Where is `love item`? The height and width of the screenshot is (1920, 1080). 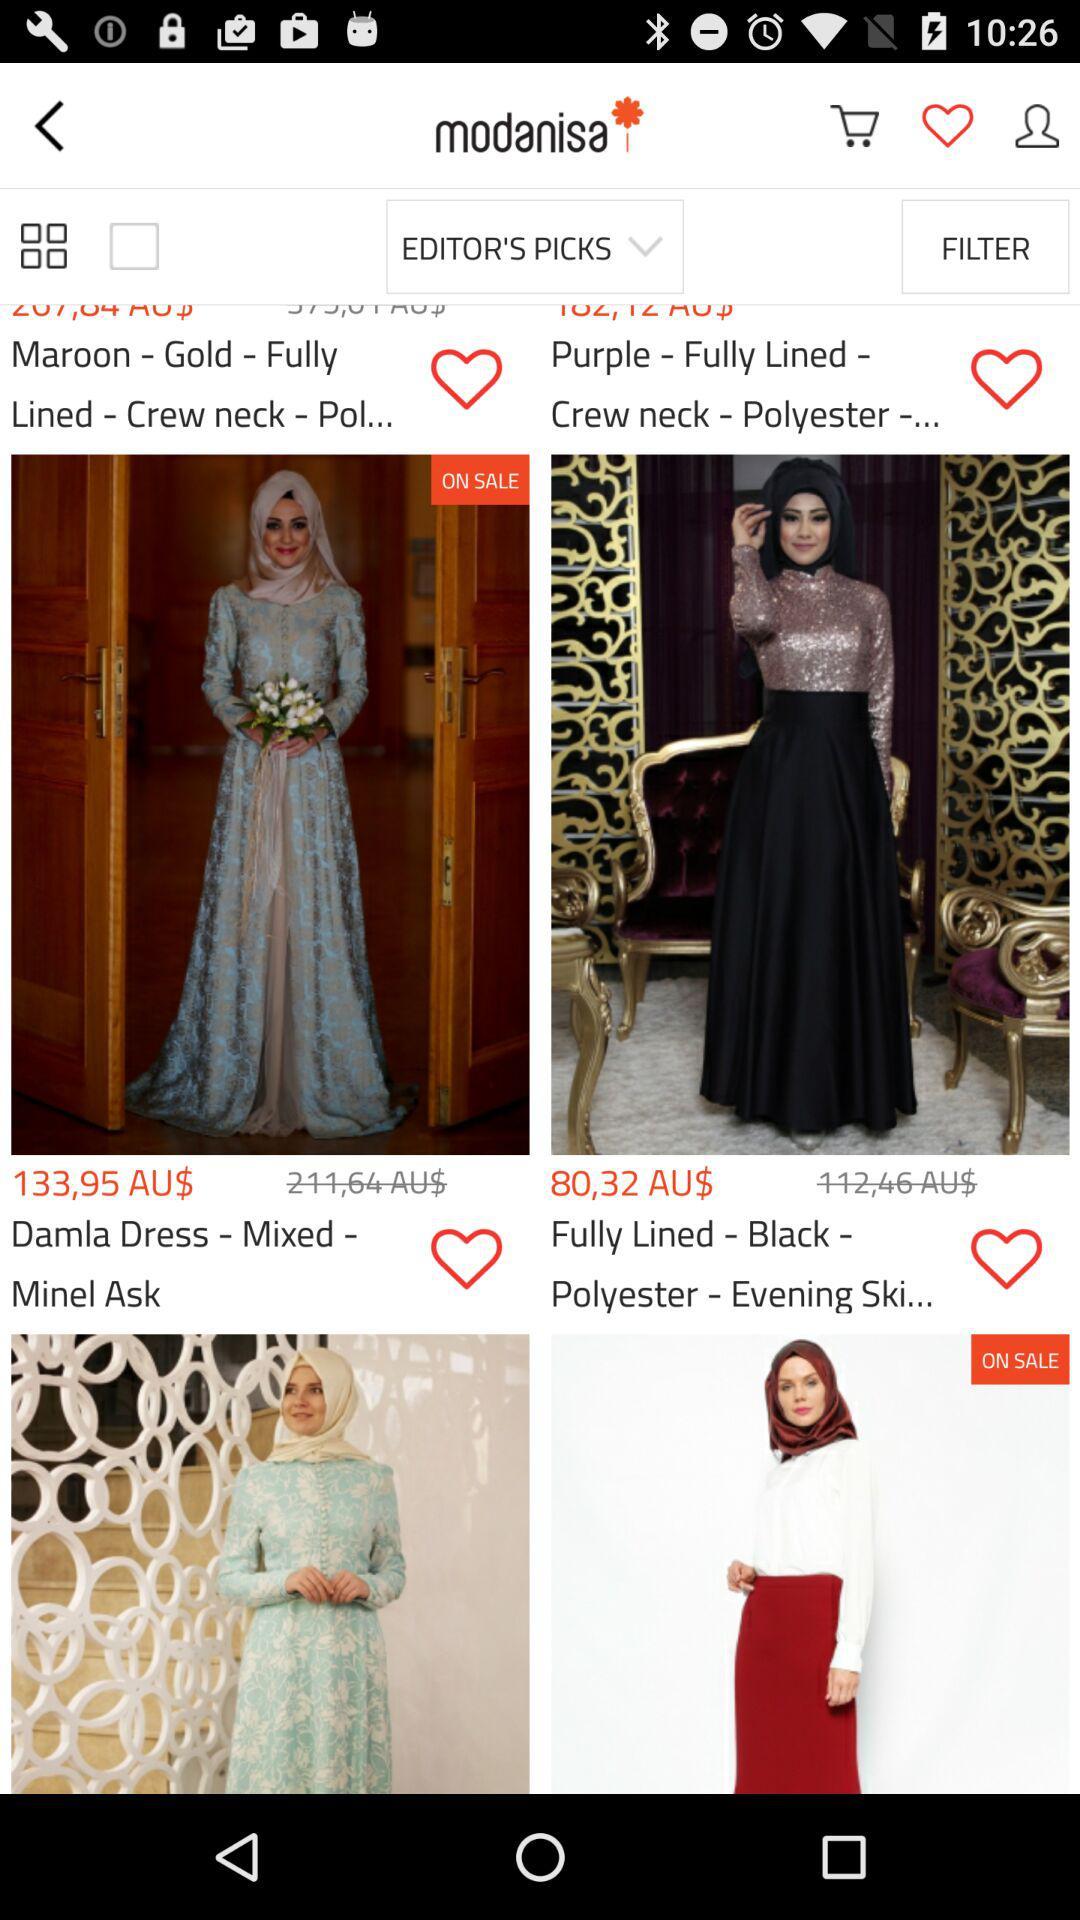 love item is located at coordinates (479, 1258).